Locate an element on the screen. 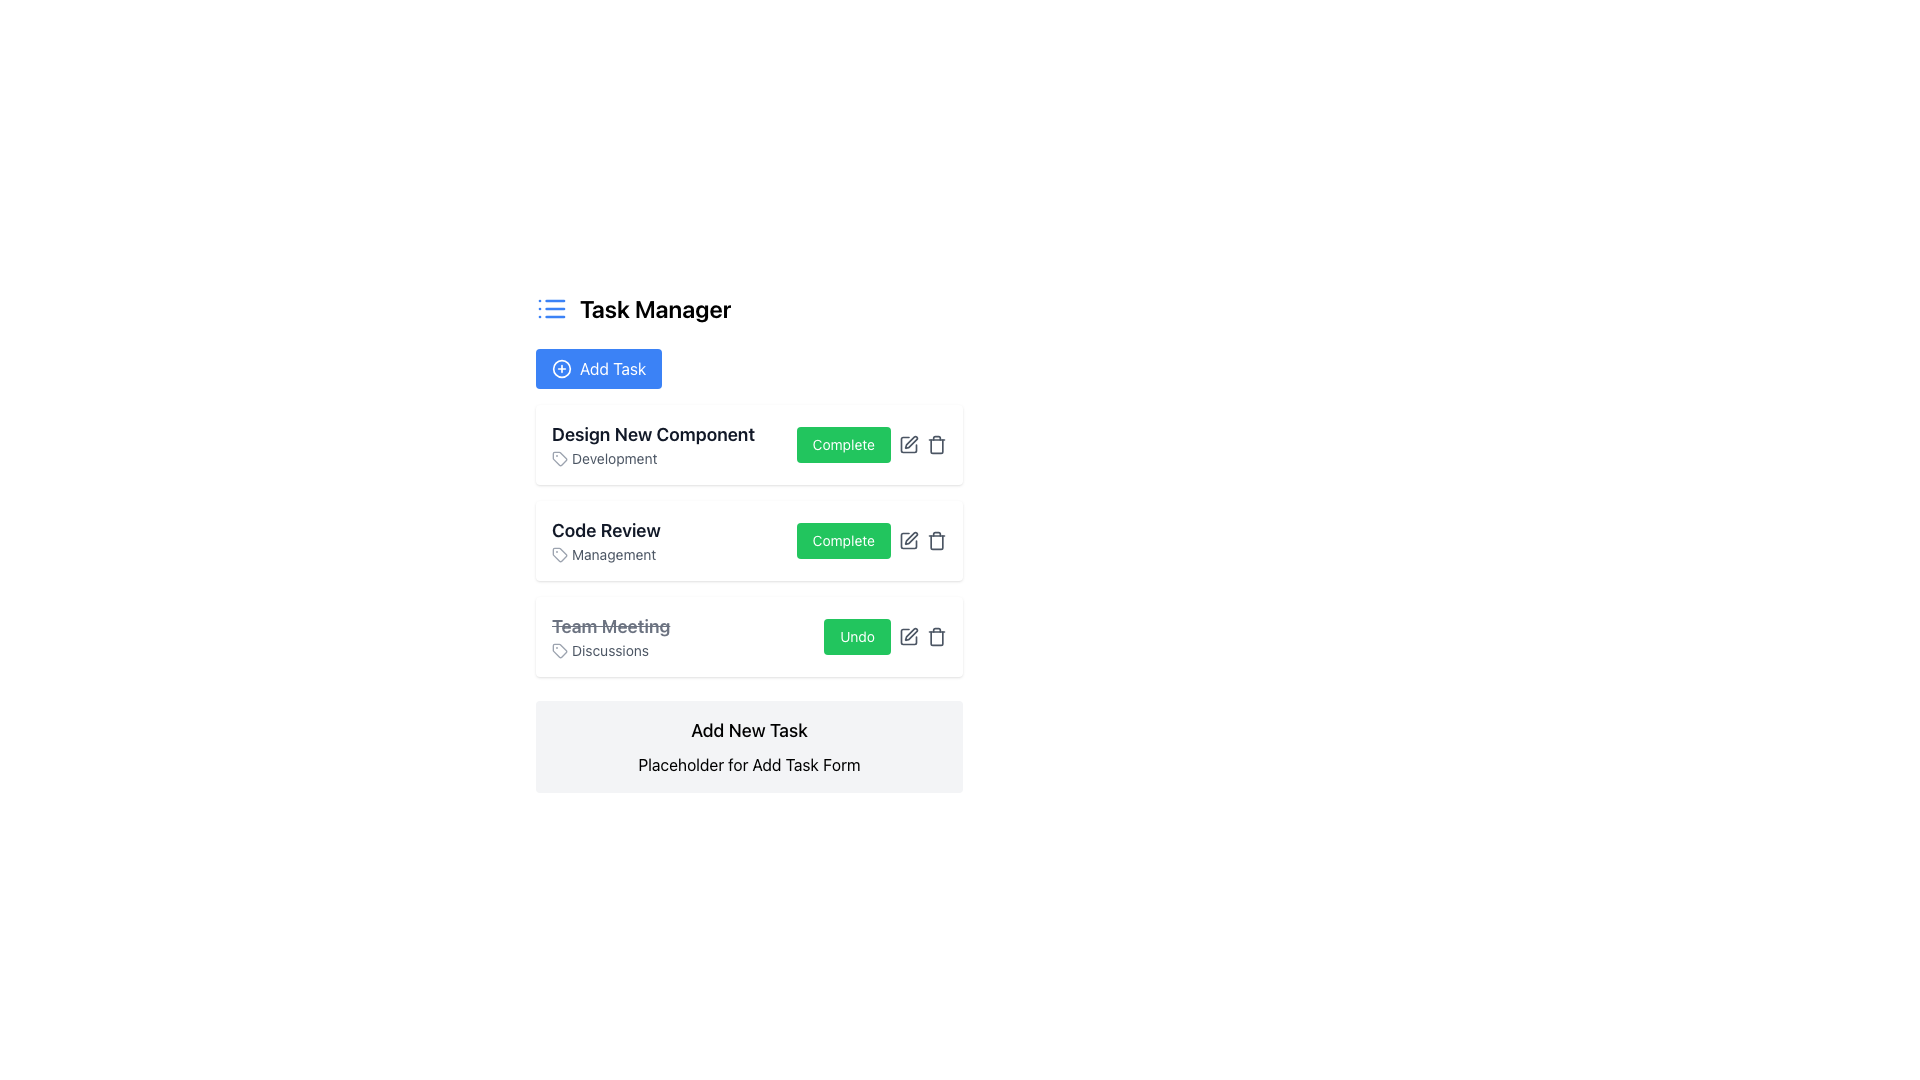  the Text Label that serves as a header for the 'Placeholder for Add Task Form' section, positioned directly above the placeholder text is located at coordinates (748, 731).